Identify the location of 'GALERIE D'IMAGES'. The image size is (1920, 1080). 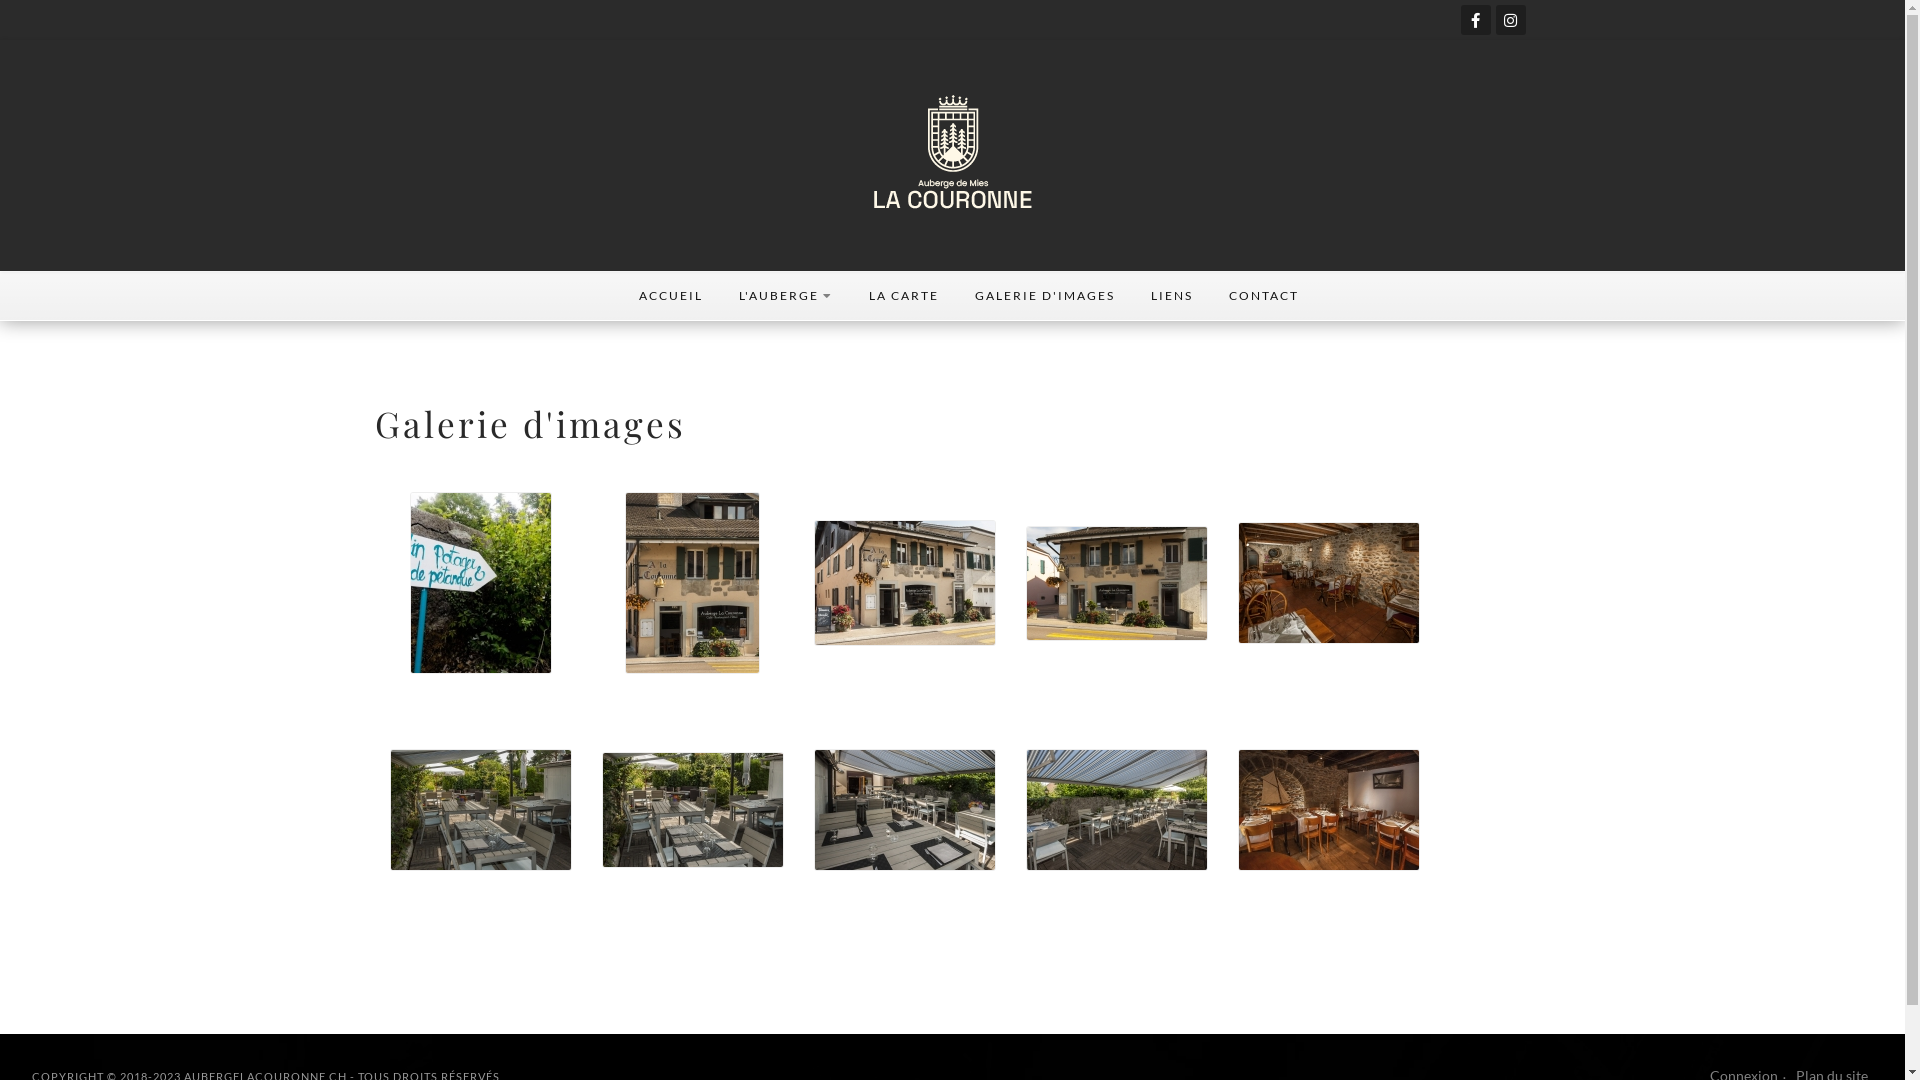
(1042, 296).